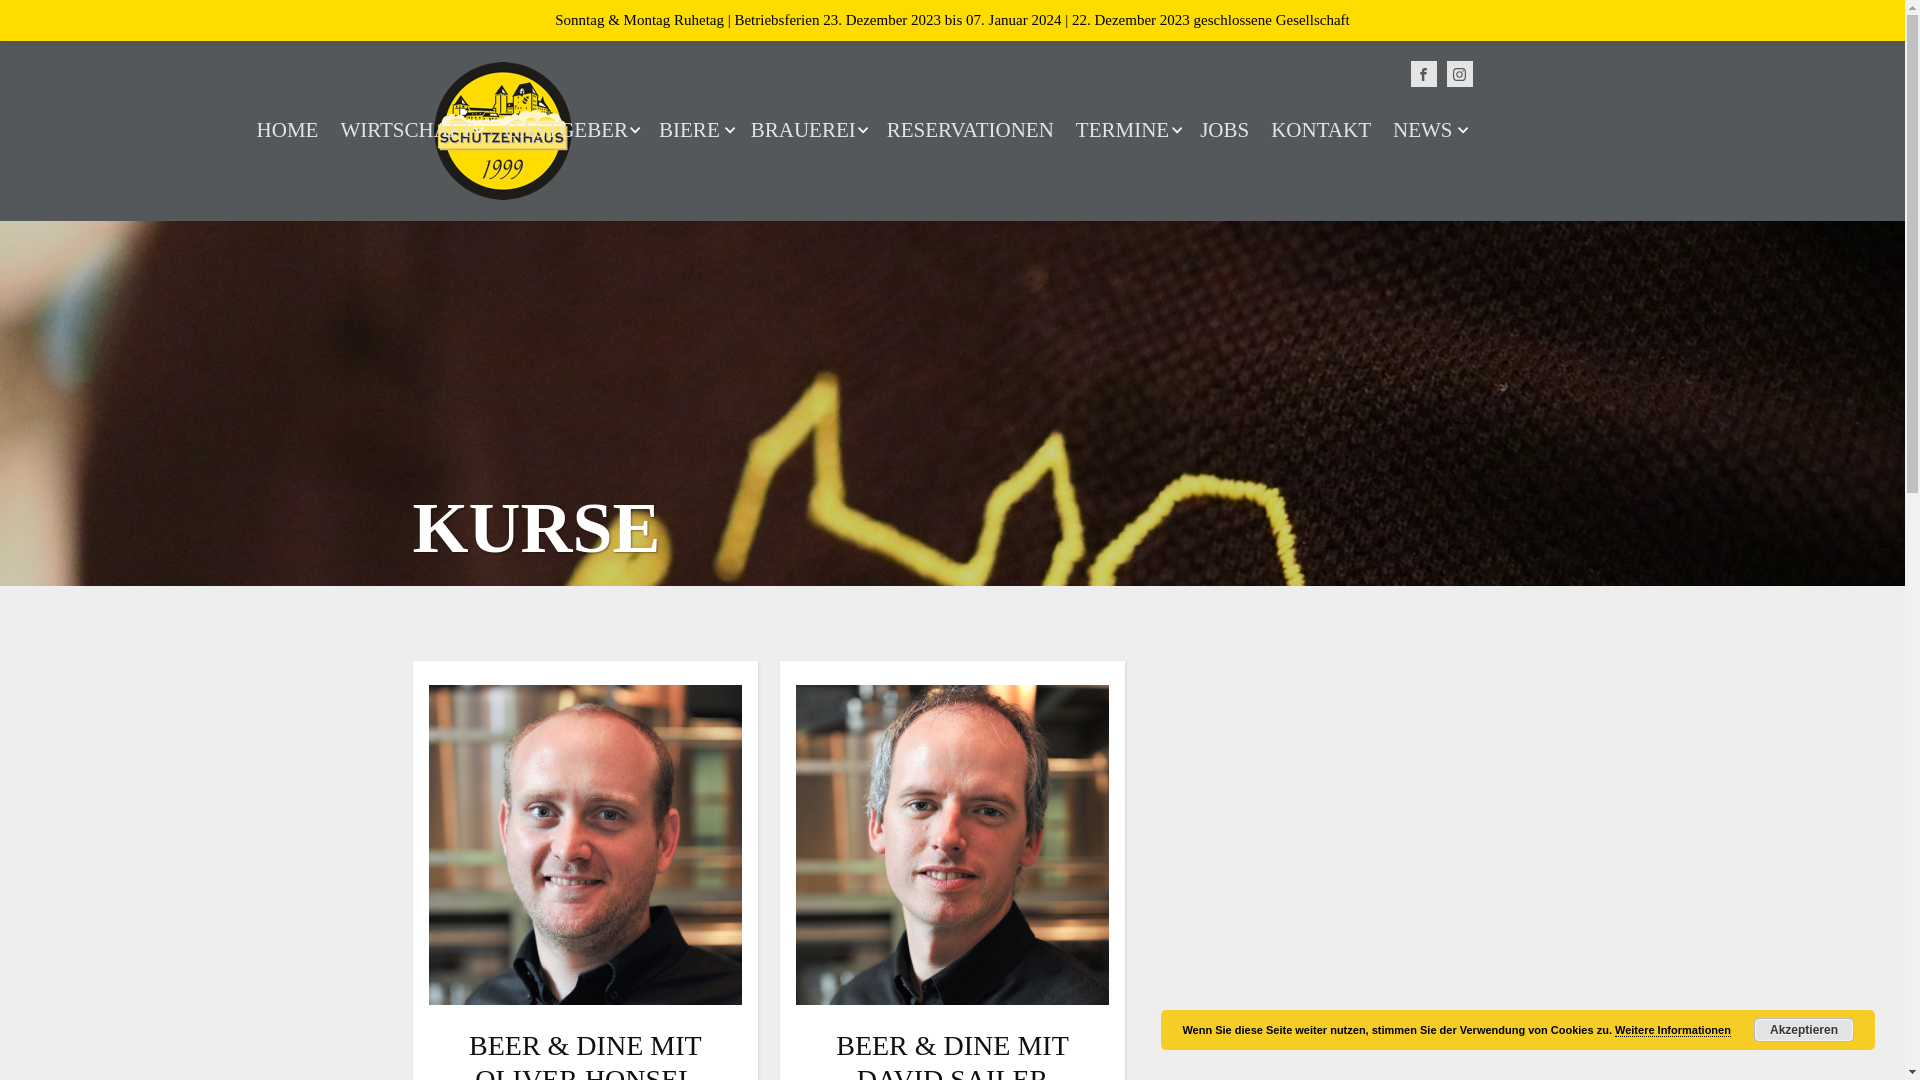  Describe the element at coordinates (1804, 1029) in the screenshot. I see `'Akzeptieren'` at that location.